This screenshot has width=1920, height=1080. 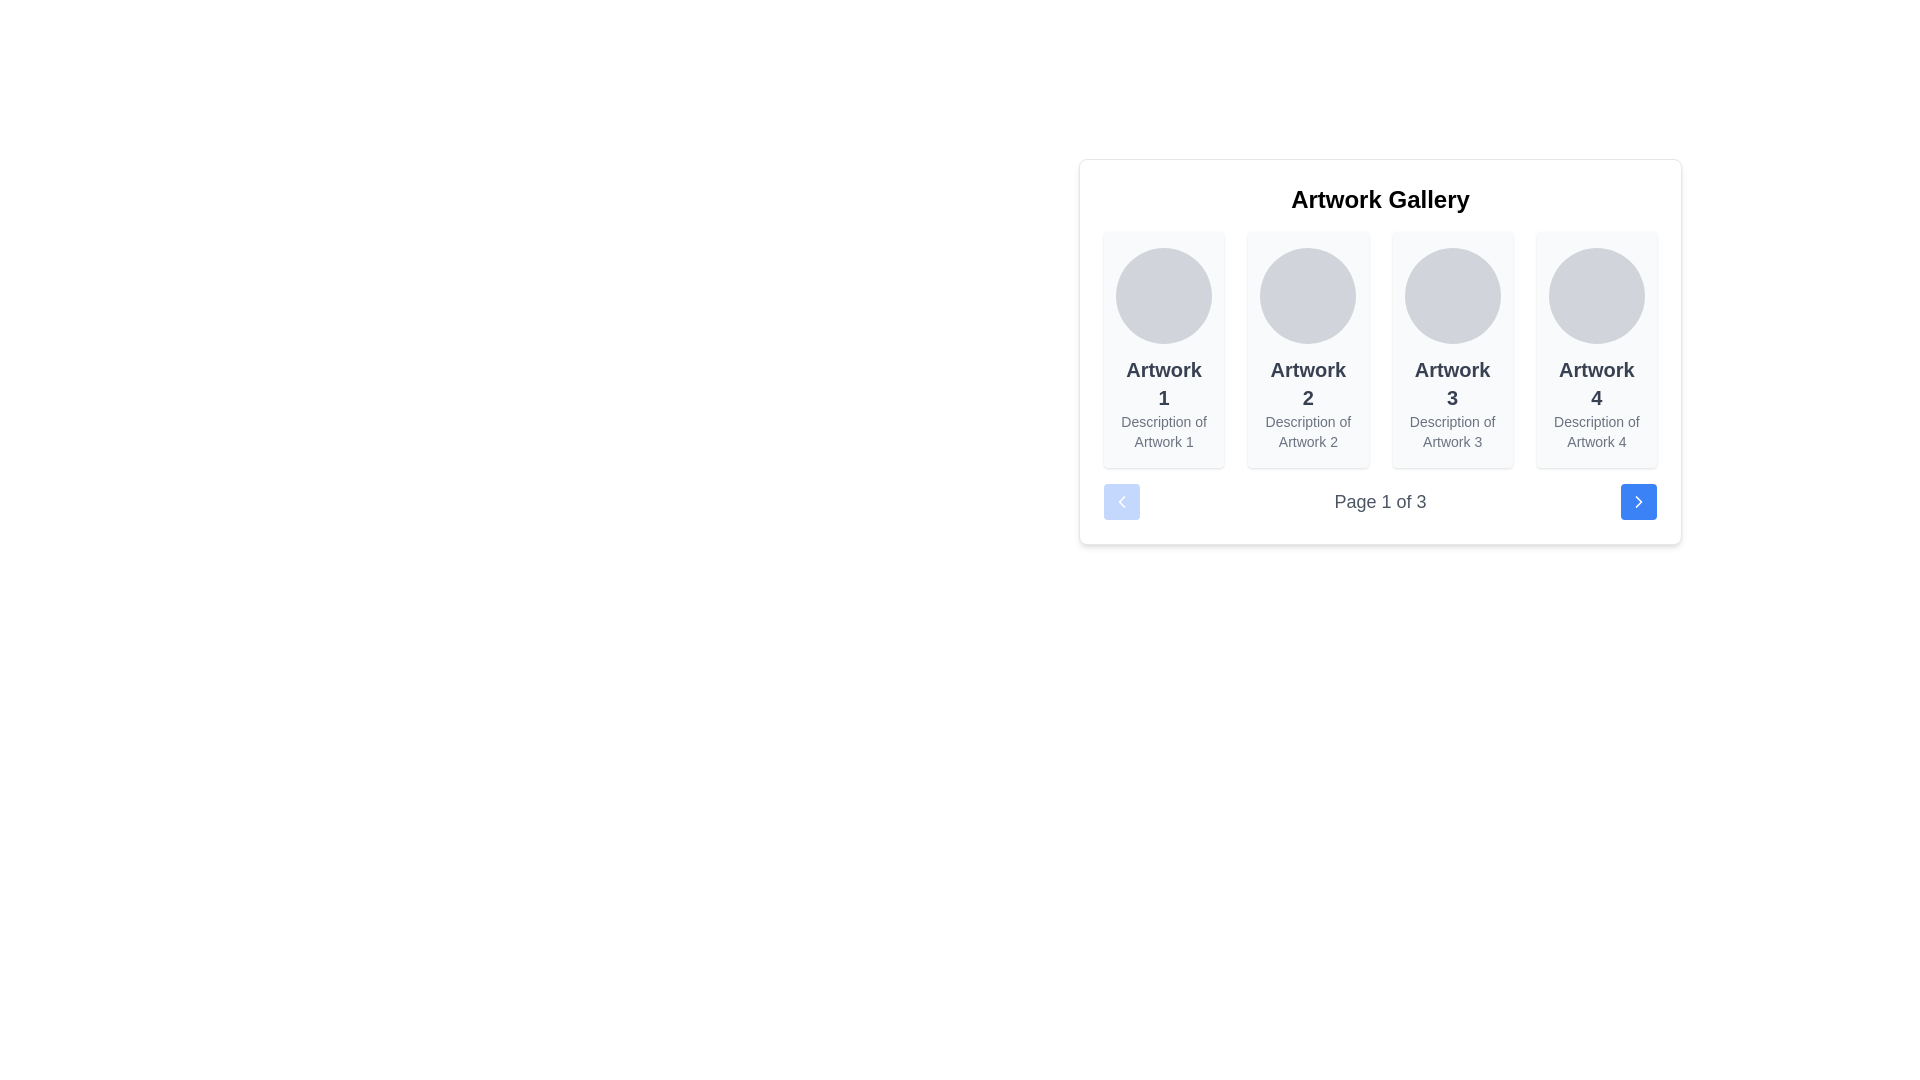 I want to click on the Text label displaying 'Artwork 2', which is styled in bold, larger font, and is dark gray, positioned below the circular placeholder image and above the description text, so click(x=1308, y=384).